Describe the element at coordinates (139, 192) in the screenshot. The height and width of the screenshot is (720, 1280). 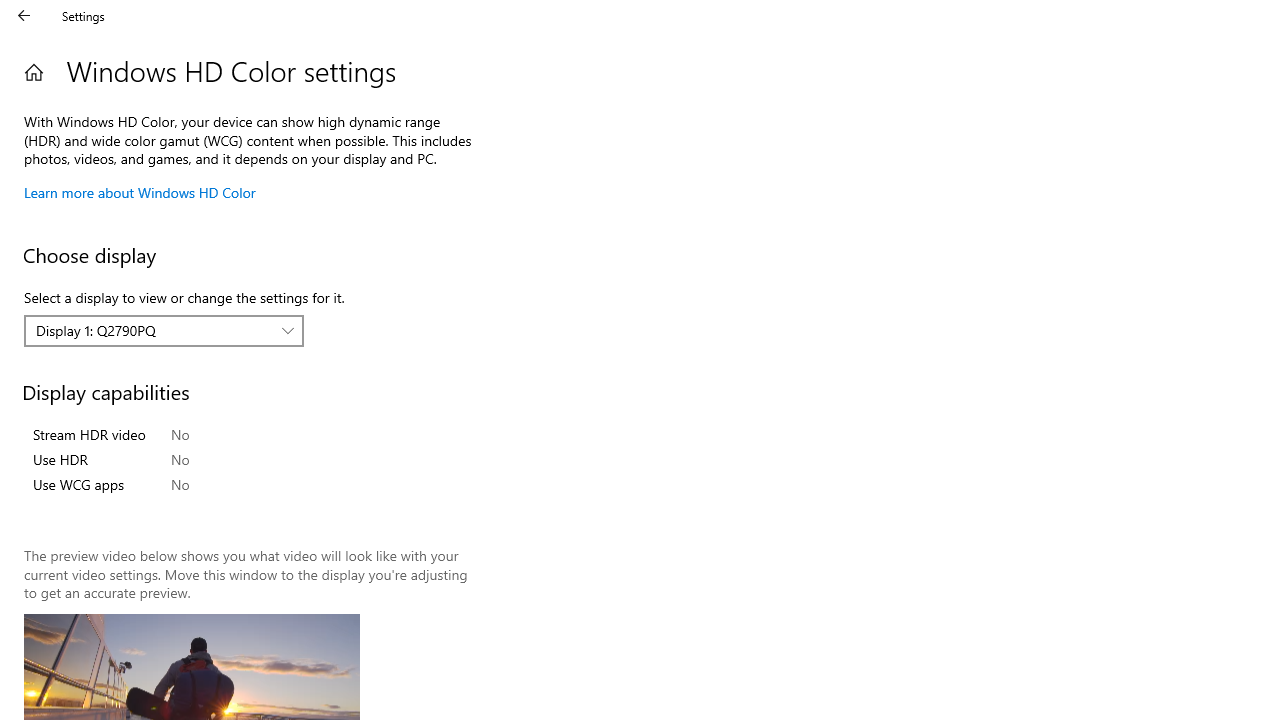
I see `'Learn more about Windows HD Color'` at that location.